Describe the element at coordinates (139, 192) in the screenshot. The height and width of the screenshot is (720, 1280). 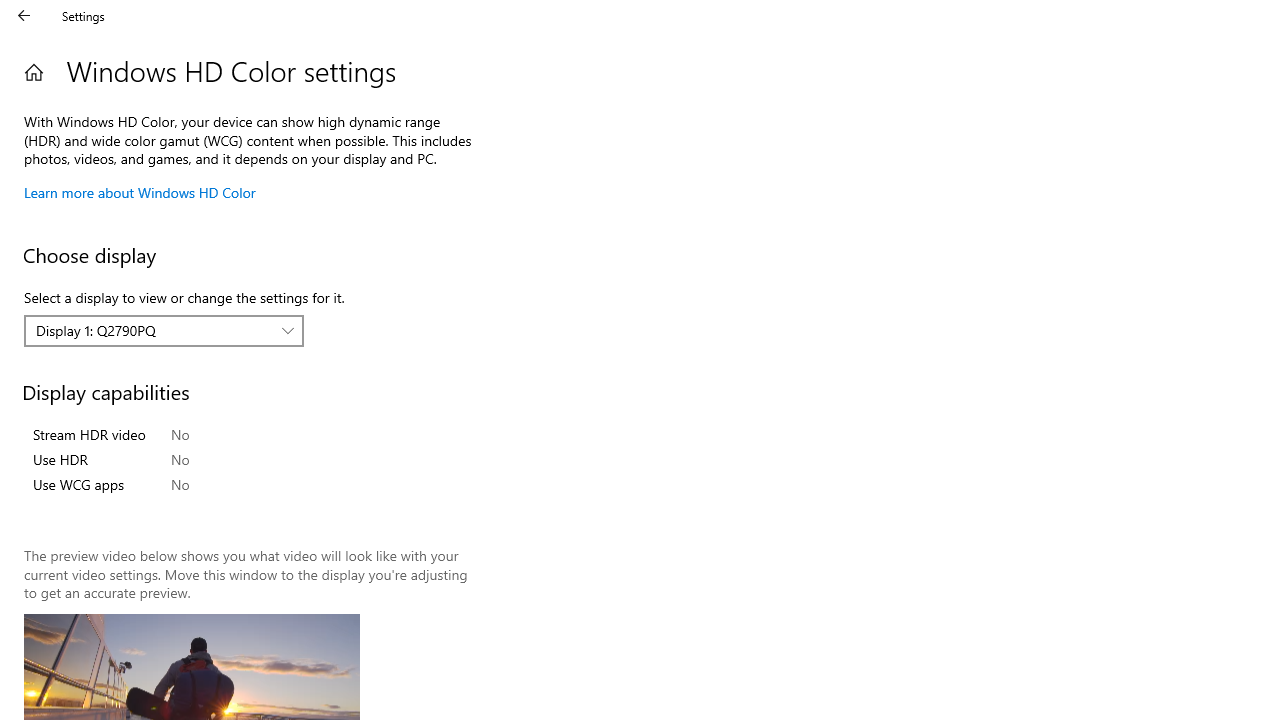
I see `'Learn more about Windows HD Color'` at that location.